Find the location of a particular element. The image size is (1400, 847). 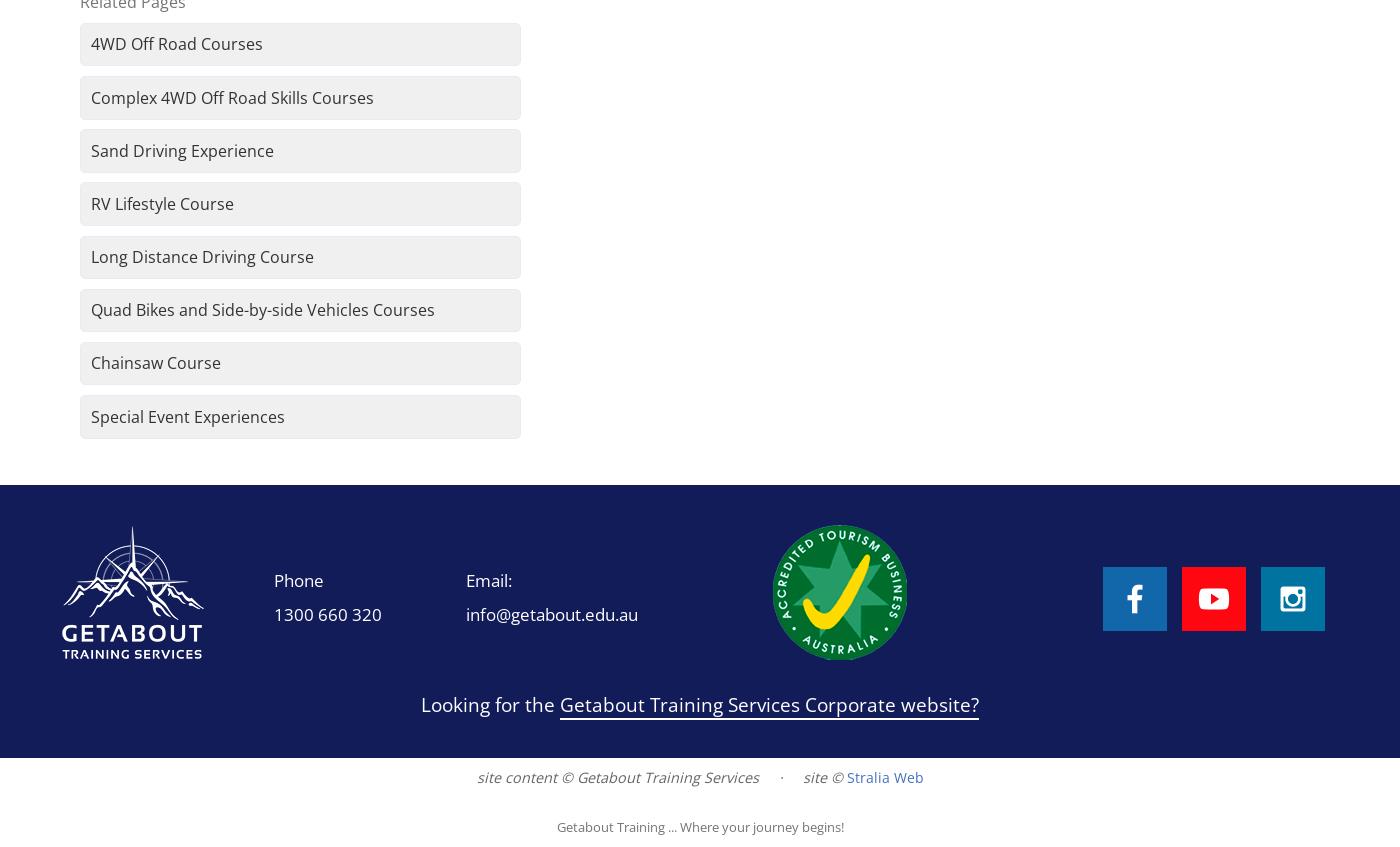

'Phone' is located at coordinates (298, 579).